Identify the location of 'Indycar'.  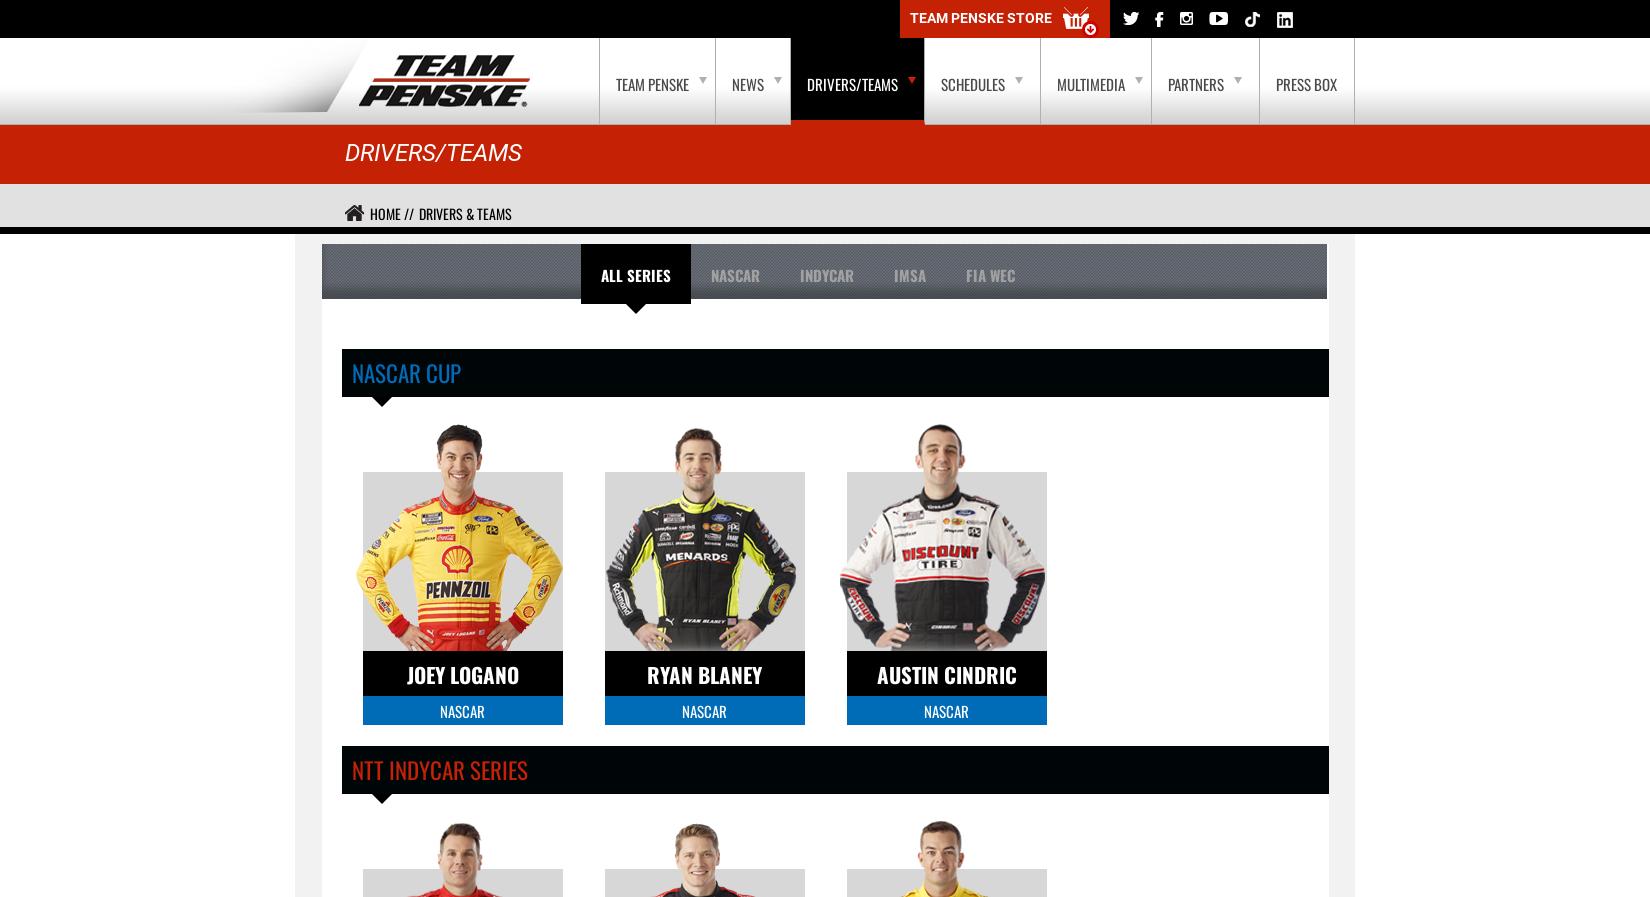
(825, 274).